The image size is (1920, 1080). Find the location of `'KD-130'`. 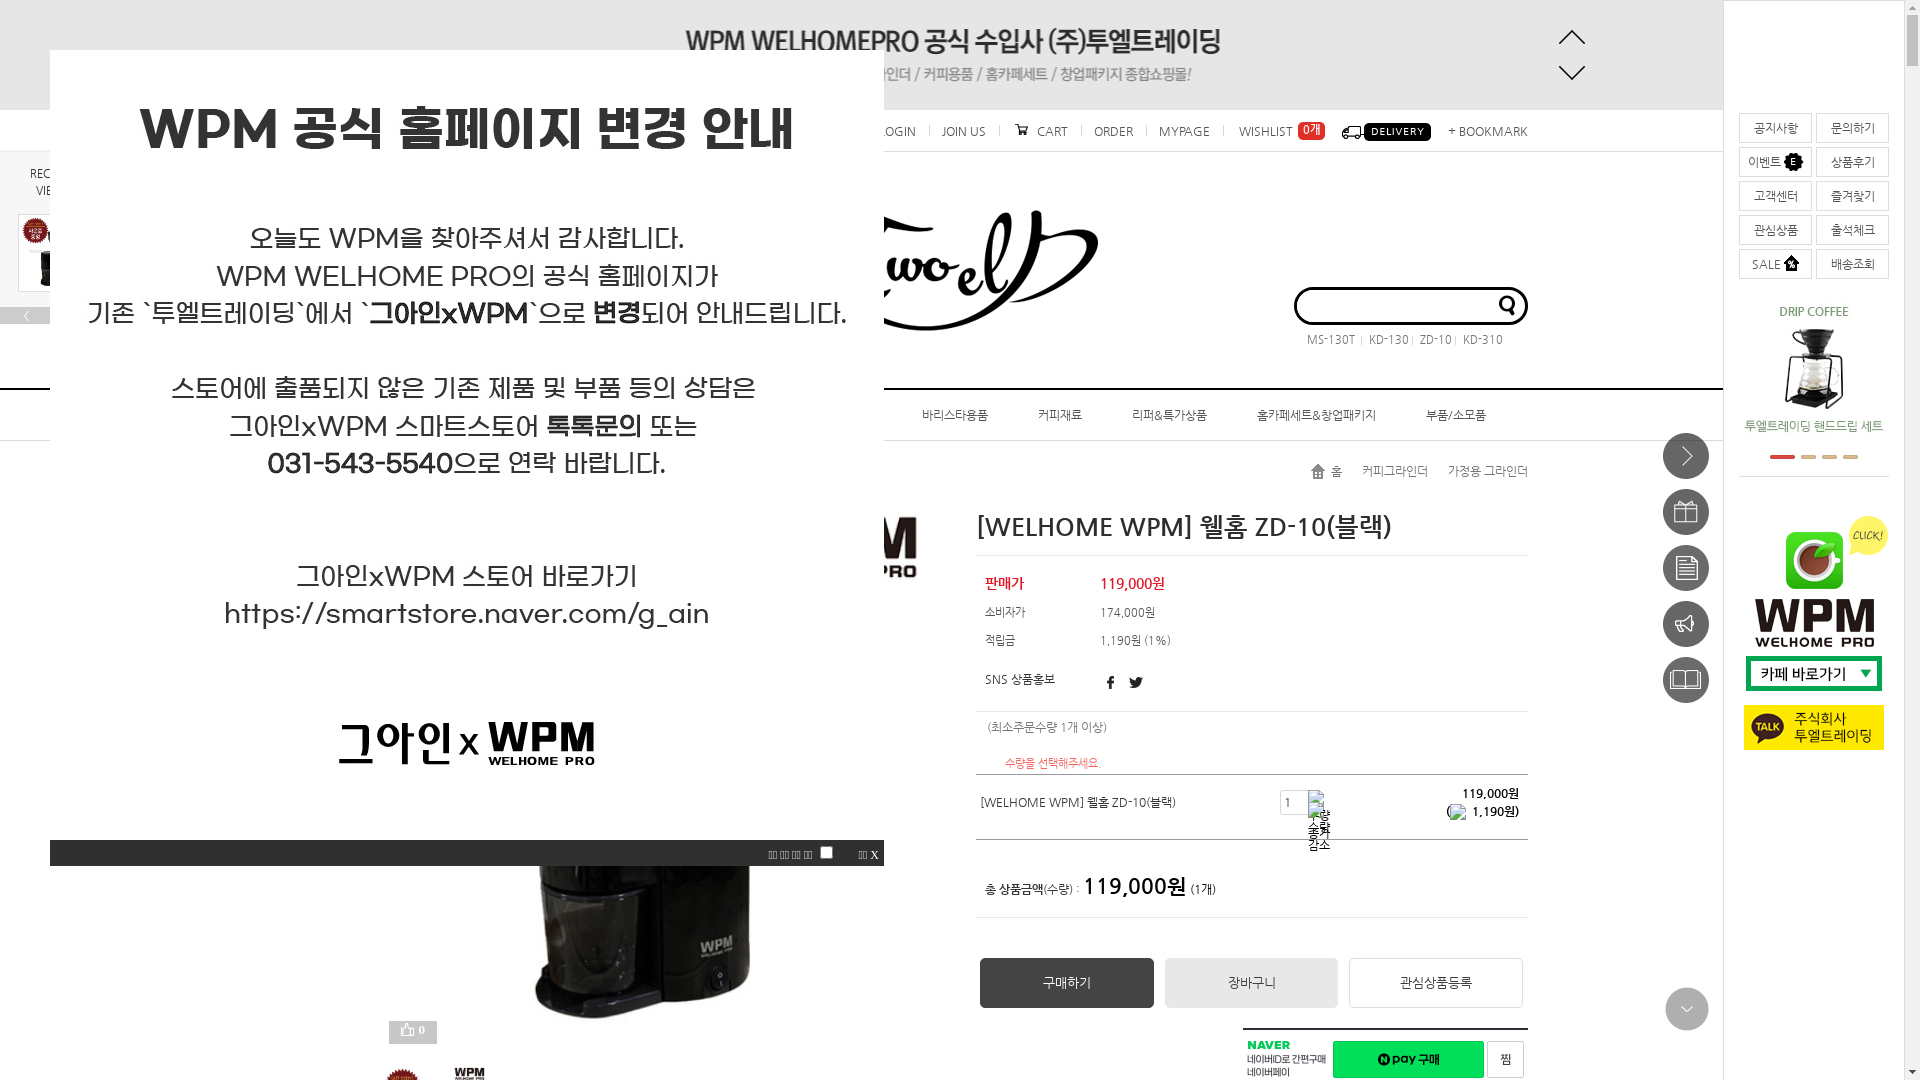

'KD-130' is located at coordinates (1382, 338).